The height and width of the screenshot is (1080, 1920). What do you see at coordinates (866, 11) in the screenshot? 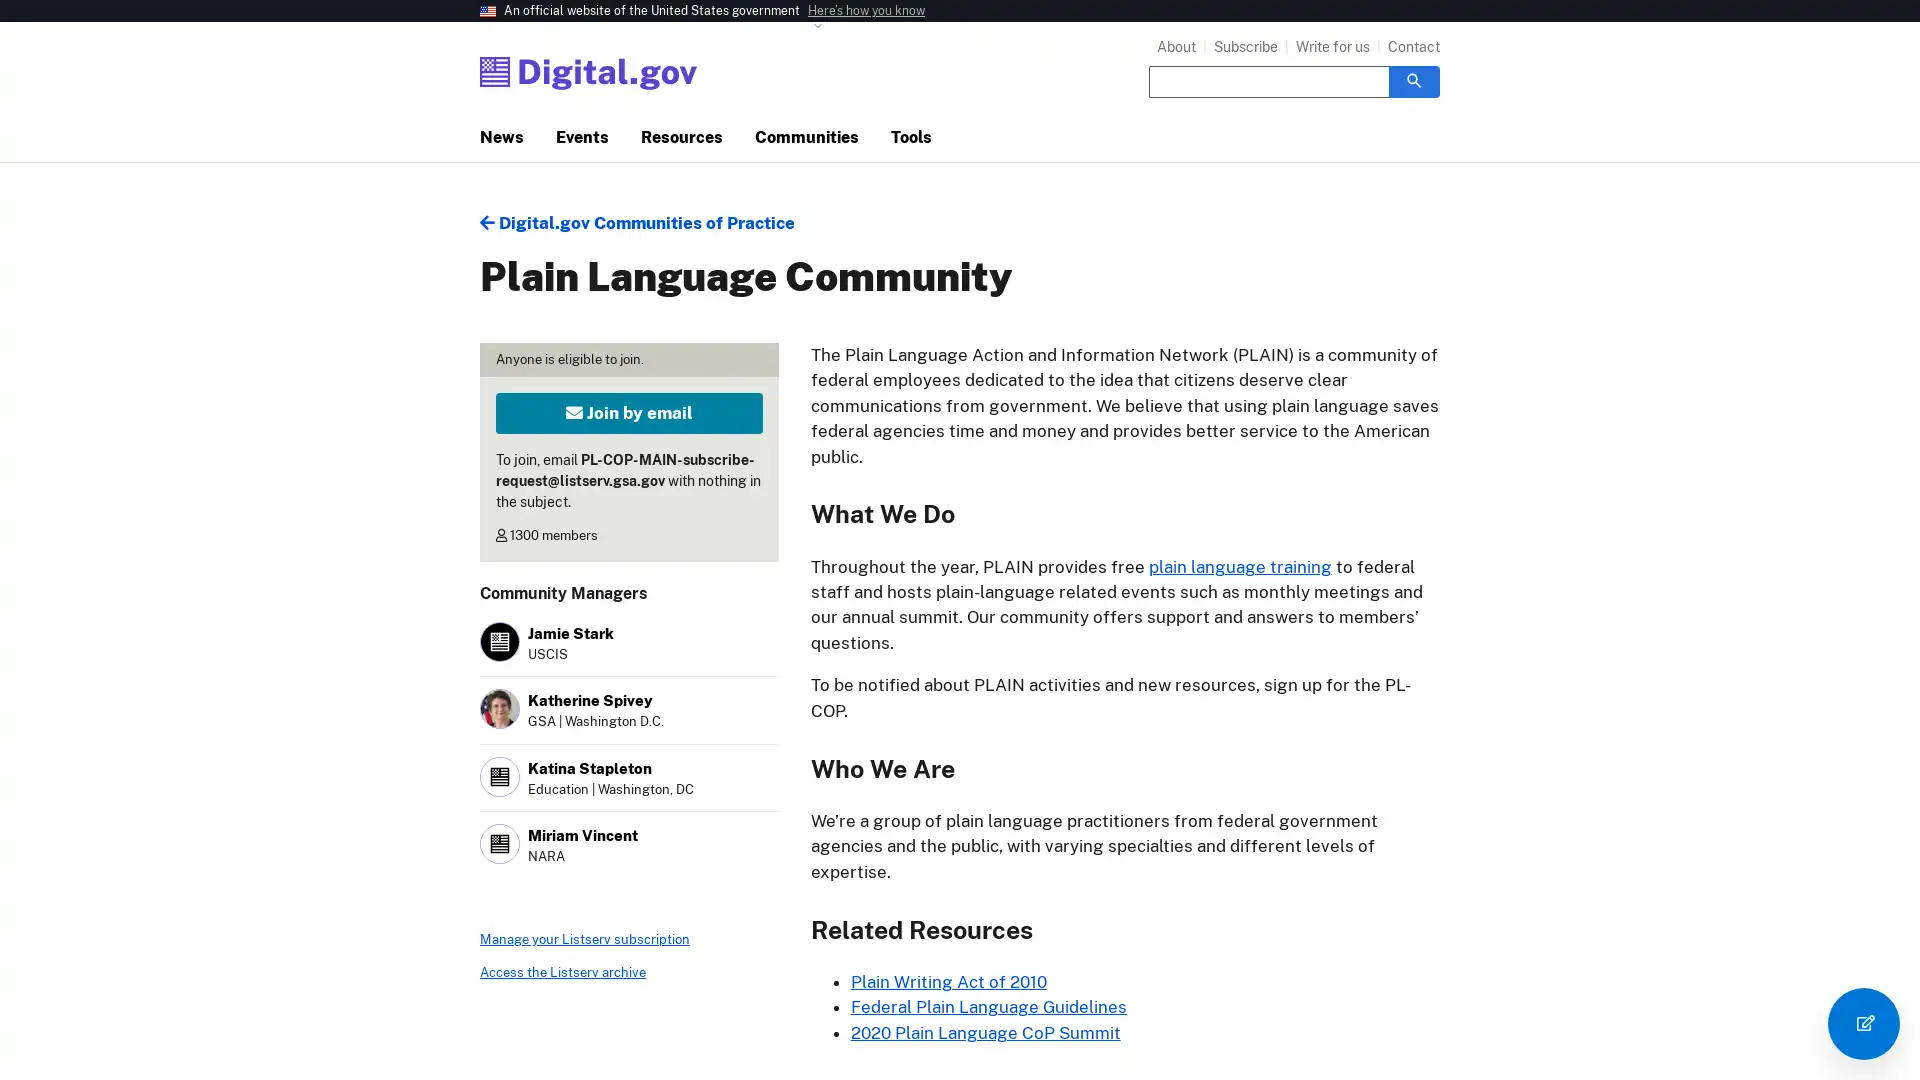
I see `Heres how you know` at bounding box center [866, 11].